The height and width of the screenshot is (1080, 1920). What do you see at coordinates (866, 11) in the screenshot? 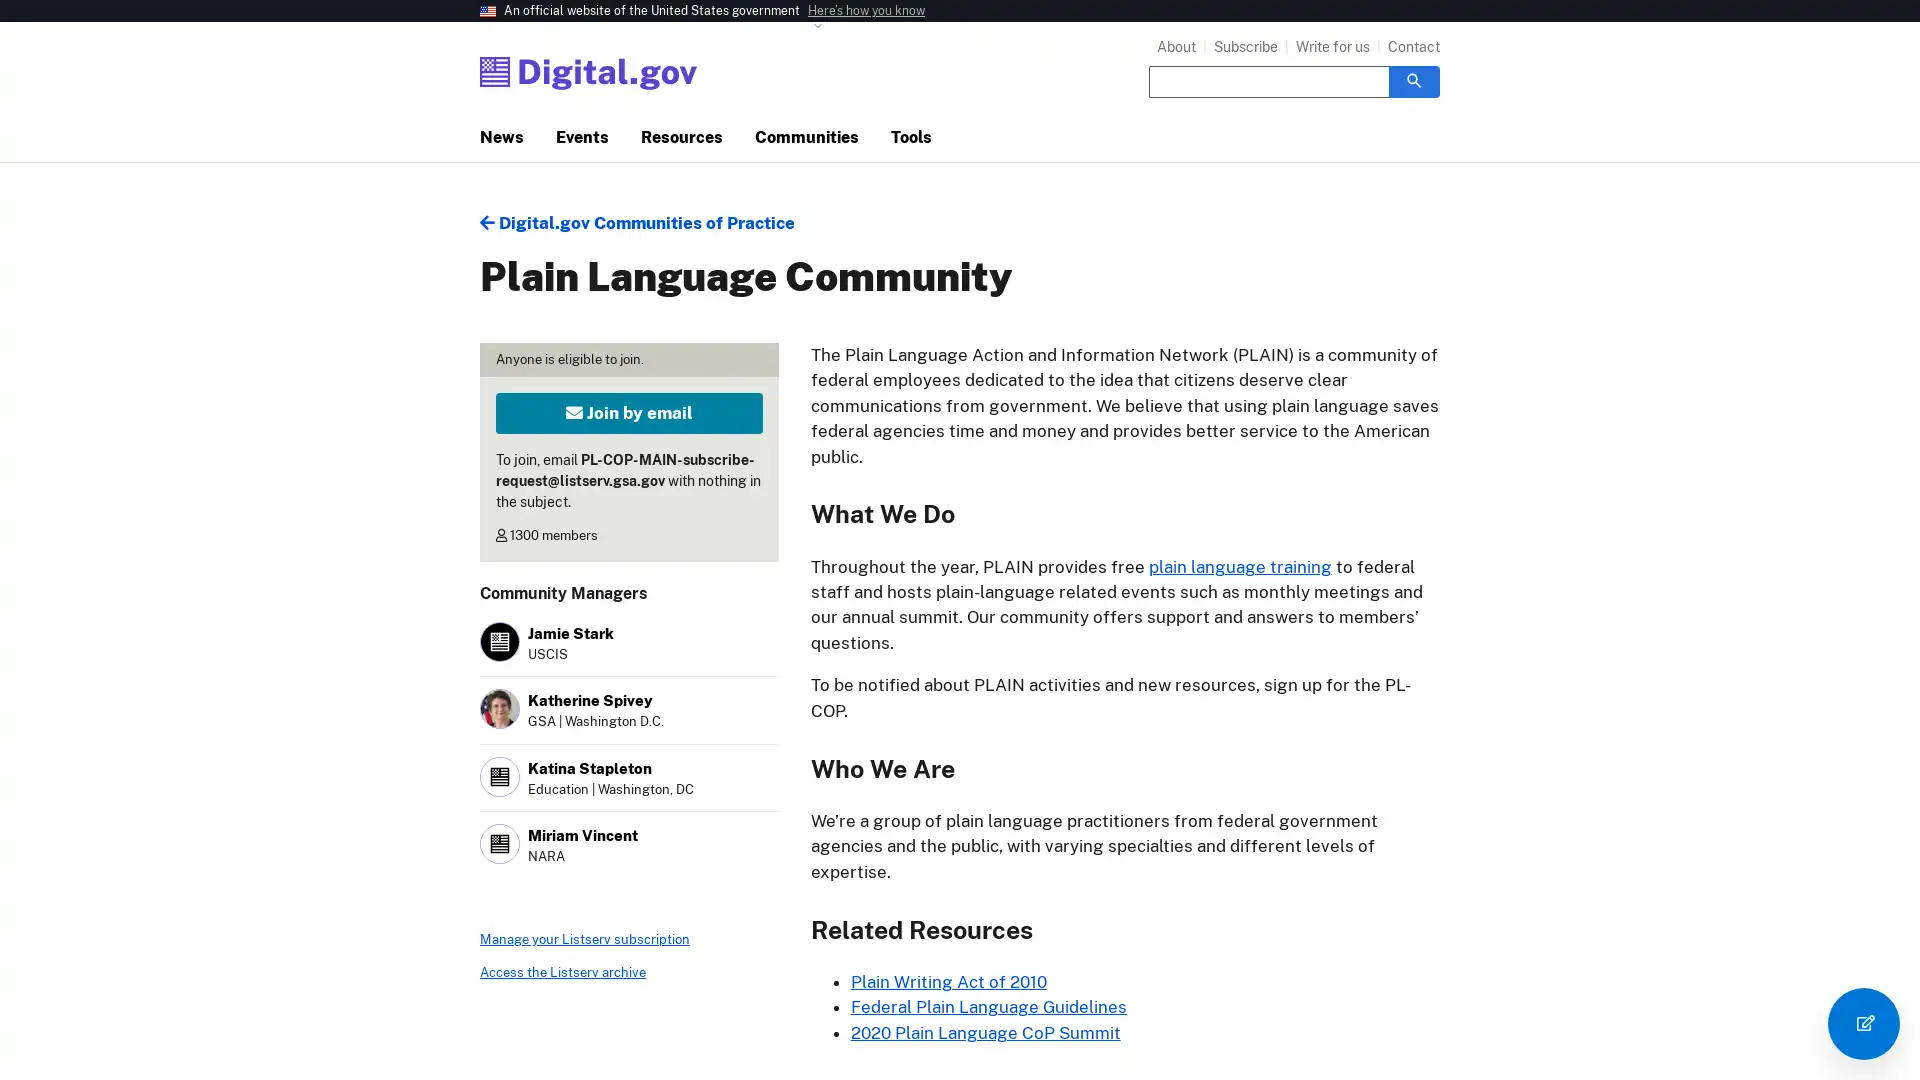
I see `Heres how you know` at bounding box center [866, 11].